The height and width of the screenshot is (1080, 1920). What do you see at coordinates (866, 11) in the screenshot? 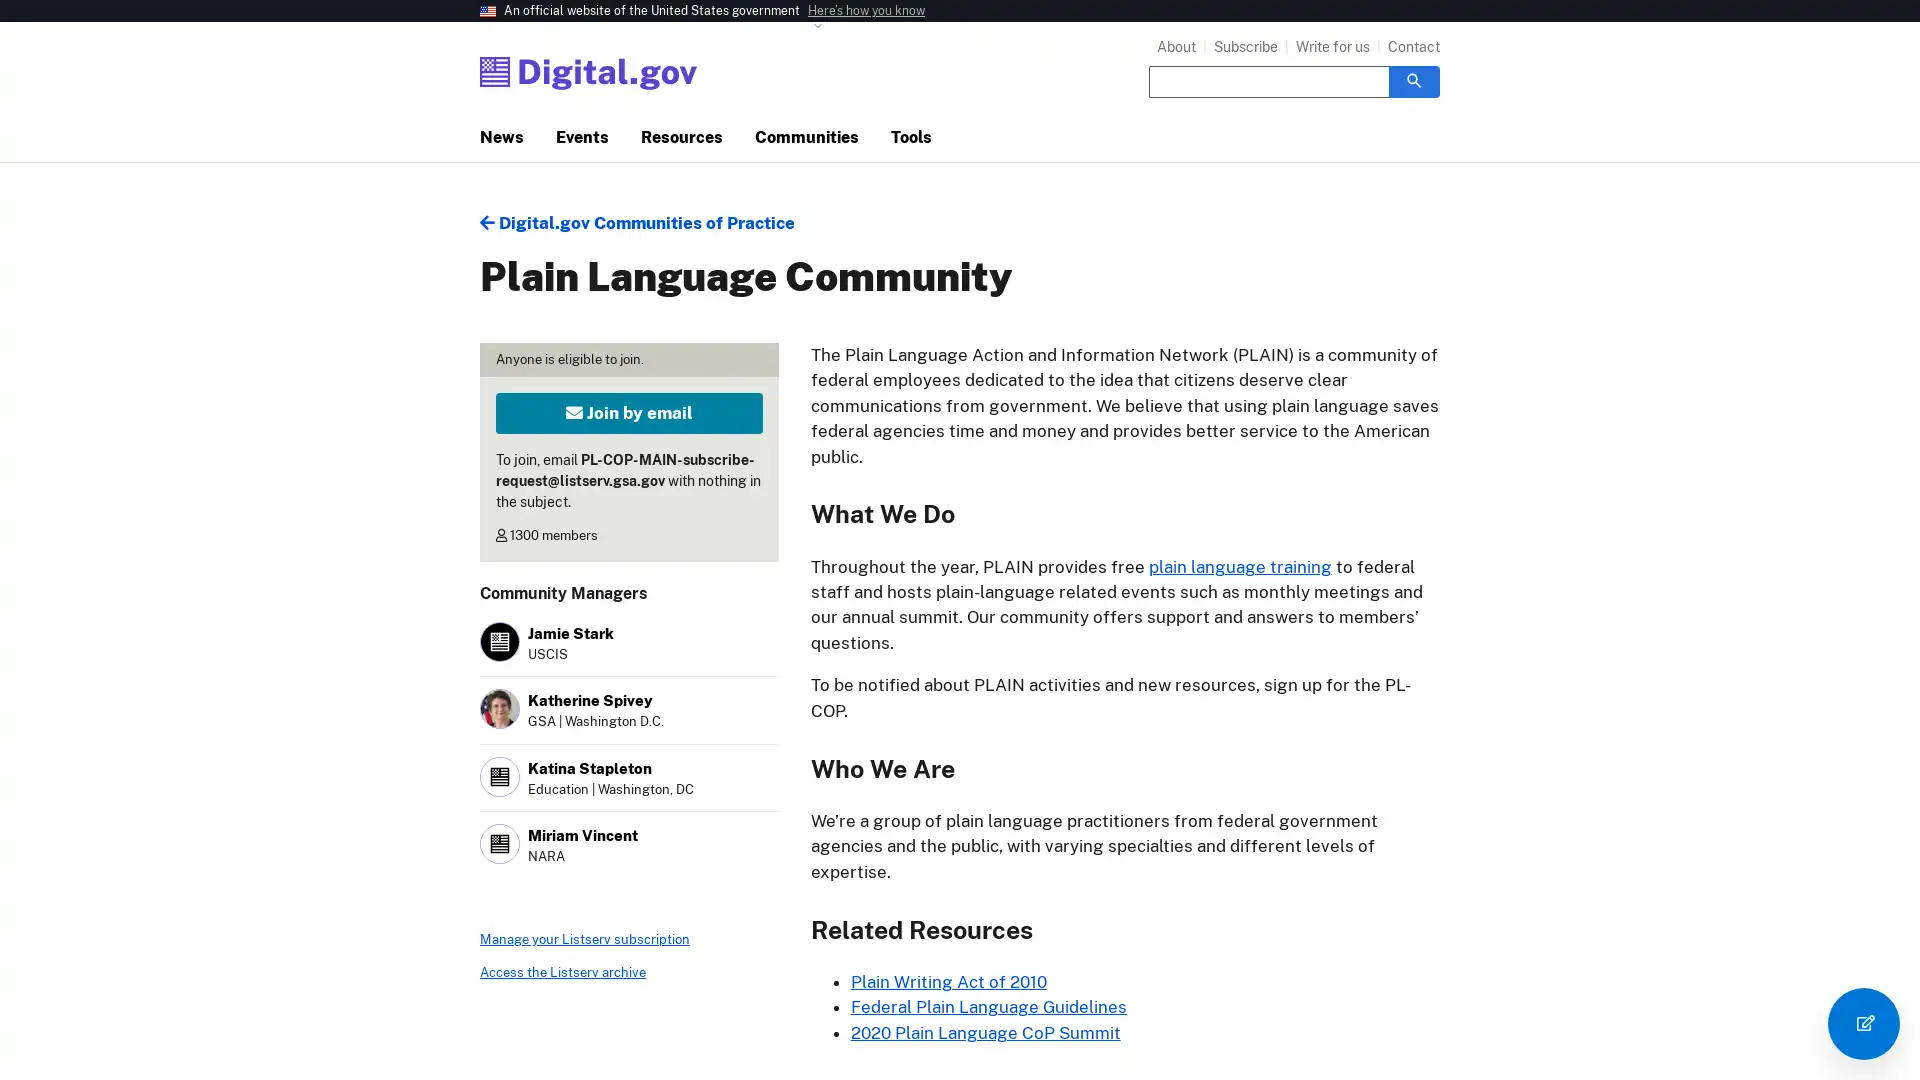
I see `Heres how you know` at bounding box center [866, 11].